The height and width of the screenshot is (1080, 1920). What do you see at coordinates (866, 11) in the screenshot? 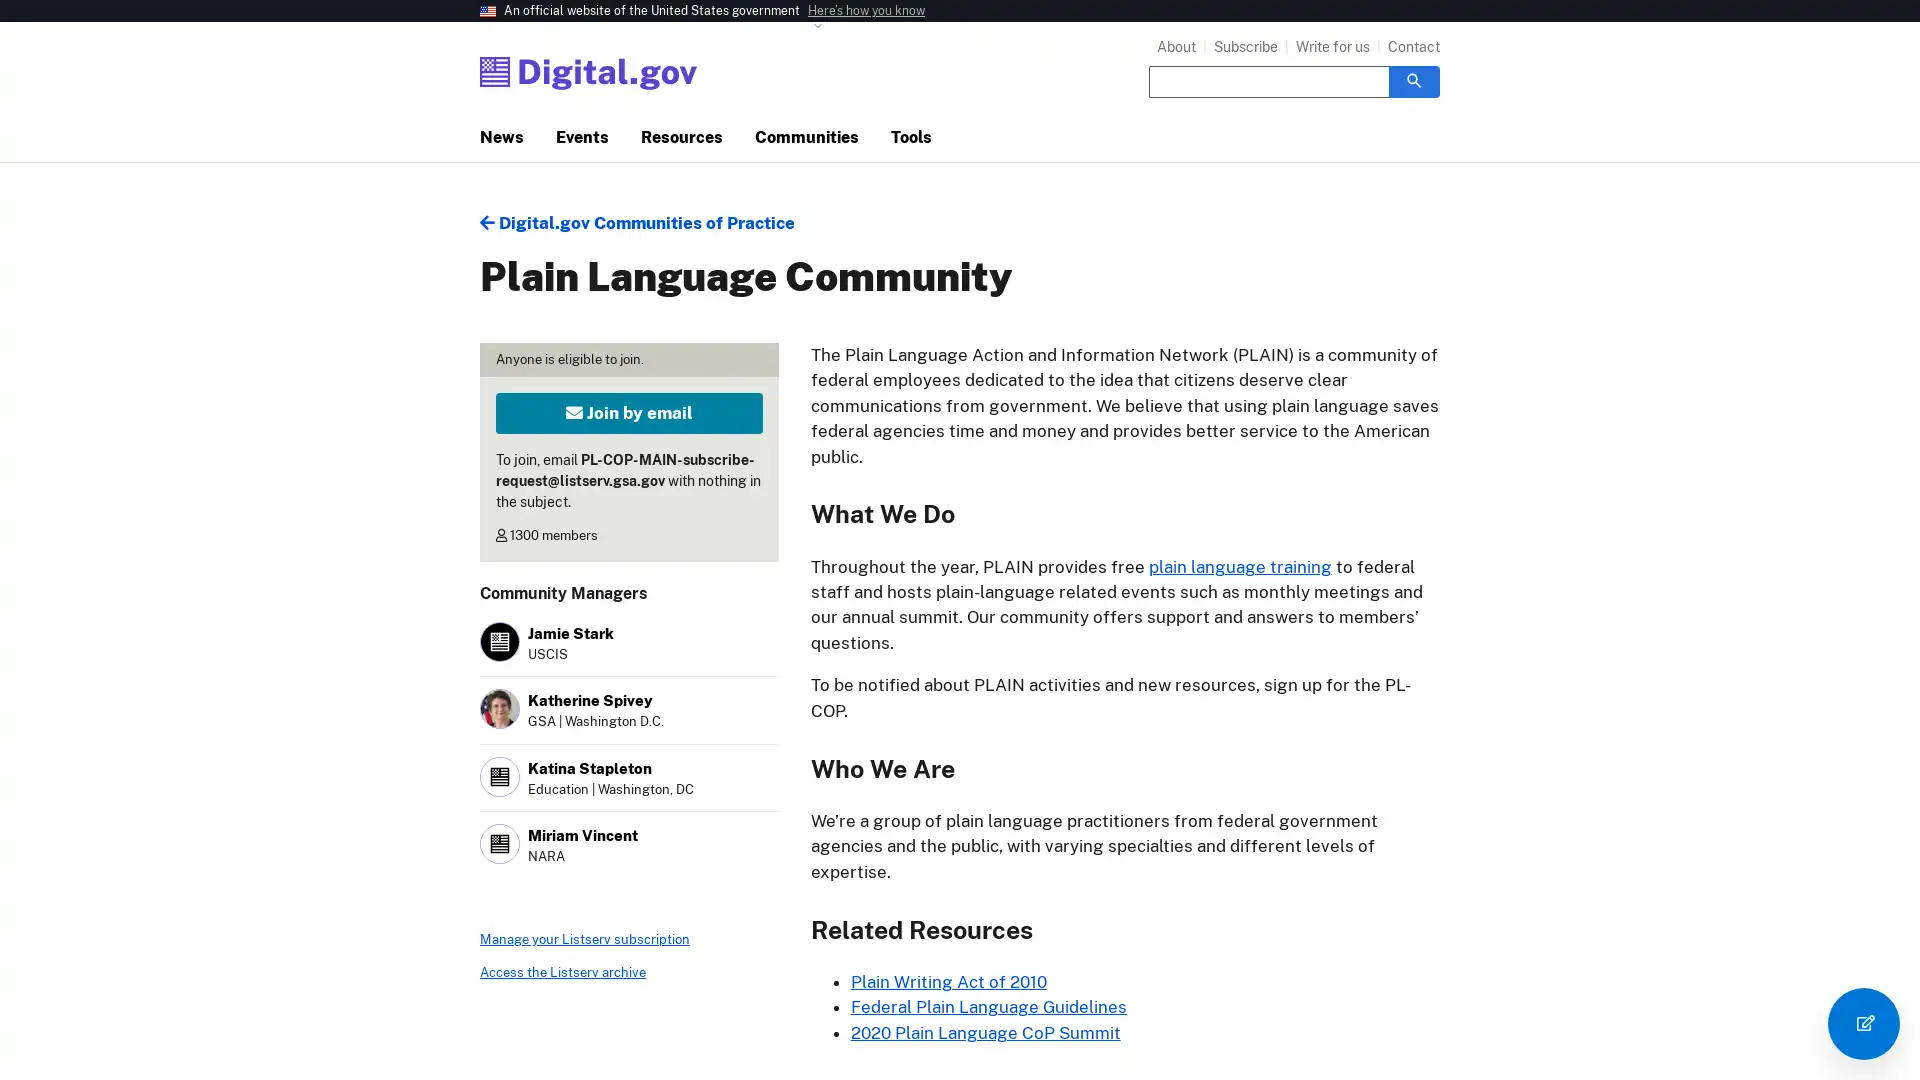
I see `Heres how you know` at bounding box center [866, 11].